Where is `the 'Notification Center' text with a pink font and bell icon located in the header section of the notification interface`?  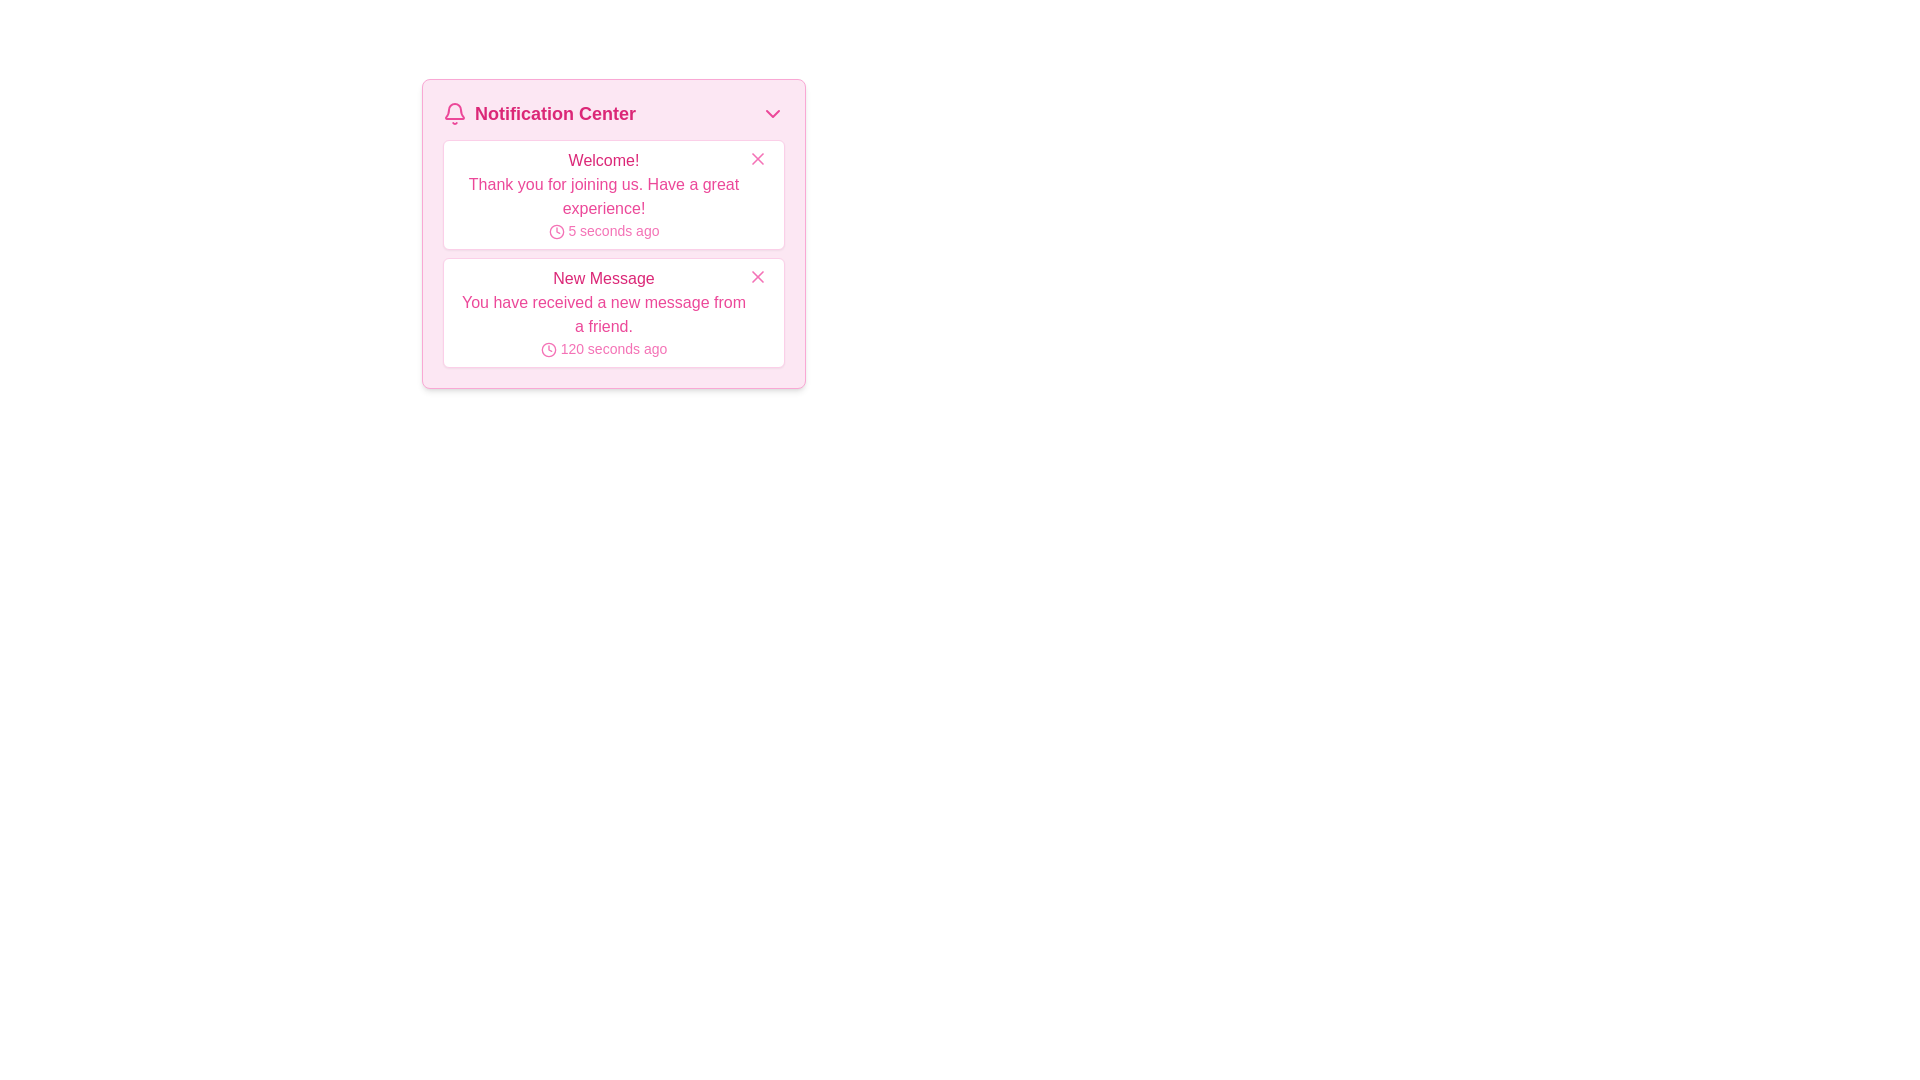
the 'Notification Center' text with a pink font and bell icon located in the header section of the notification interface is located at coordinates (539, 114).